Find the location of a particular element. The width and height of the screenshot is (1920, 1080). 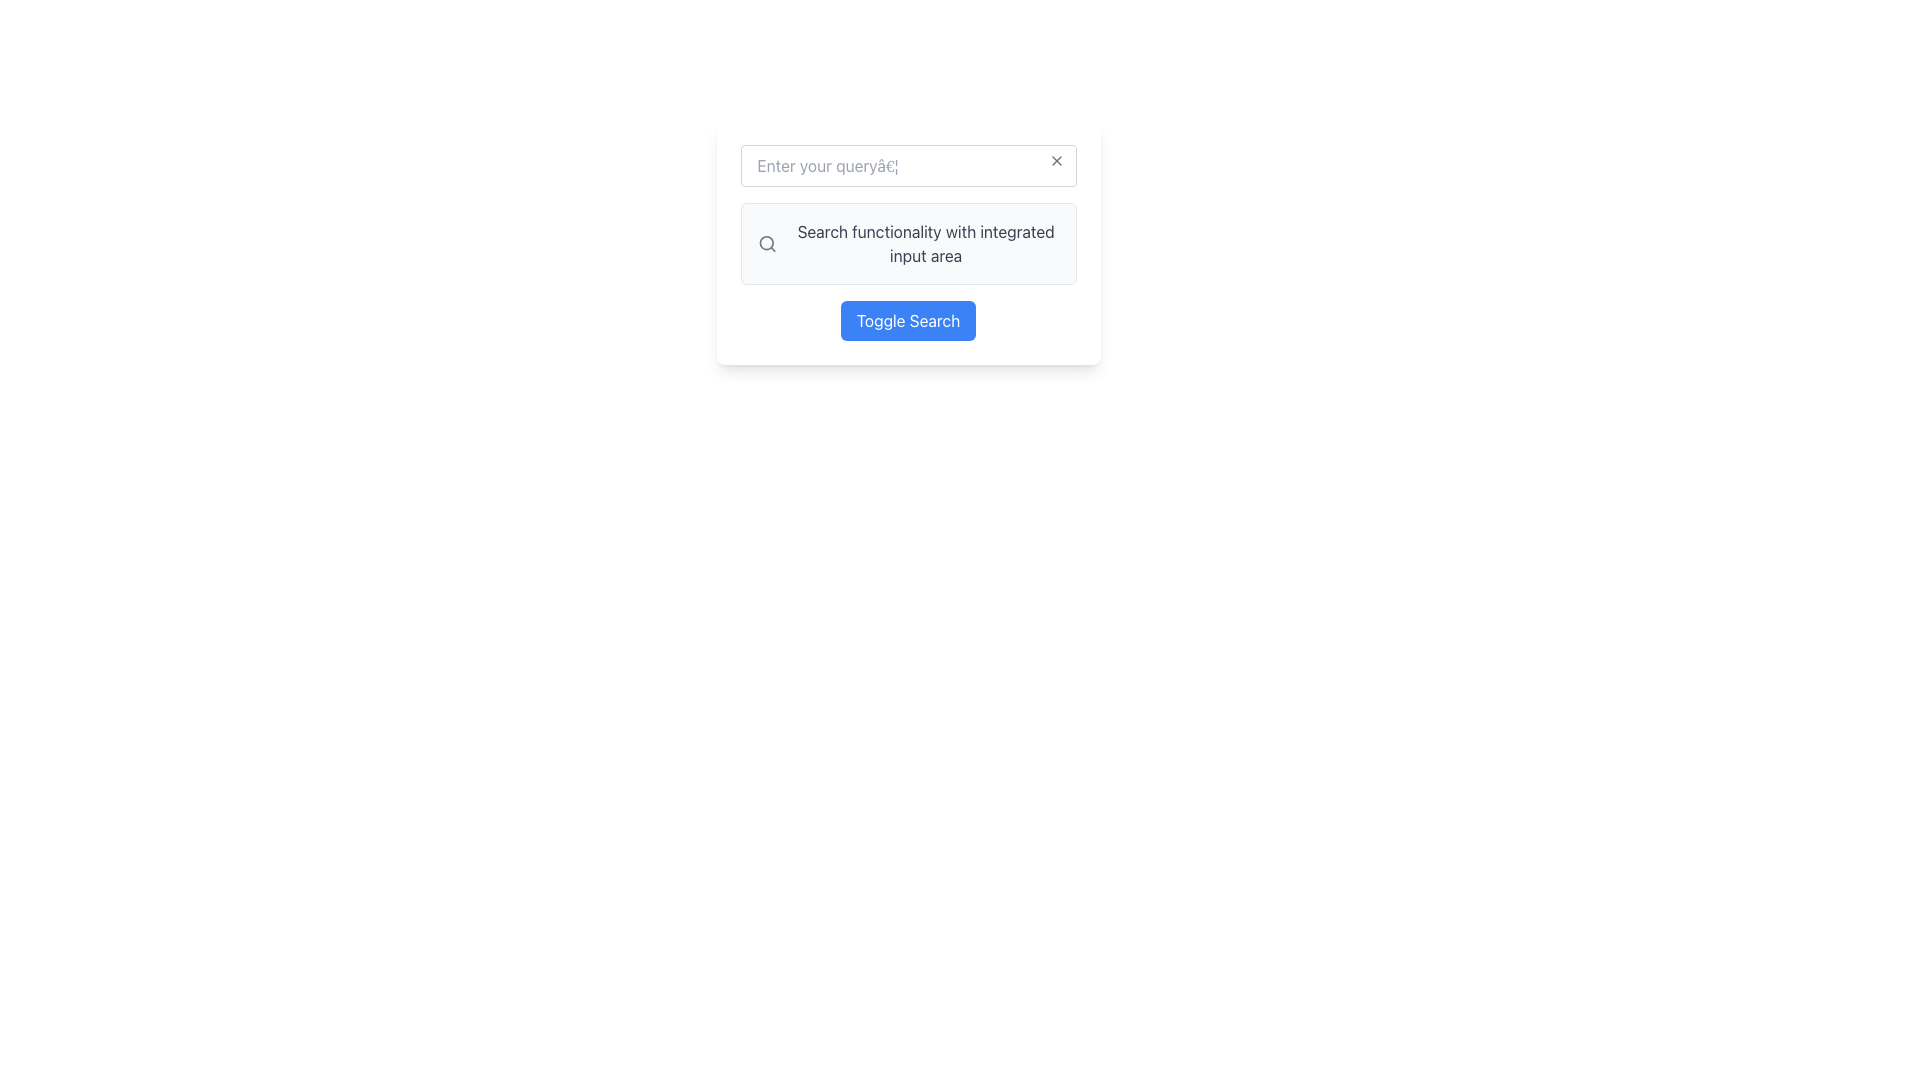

the small 'X' icon button located in the top-right corner of the text input field to clear the input field is located at coordinates (1055, 160).